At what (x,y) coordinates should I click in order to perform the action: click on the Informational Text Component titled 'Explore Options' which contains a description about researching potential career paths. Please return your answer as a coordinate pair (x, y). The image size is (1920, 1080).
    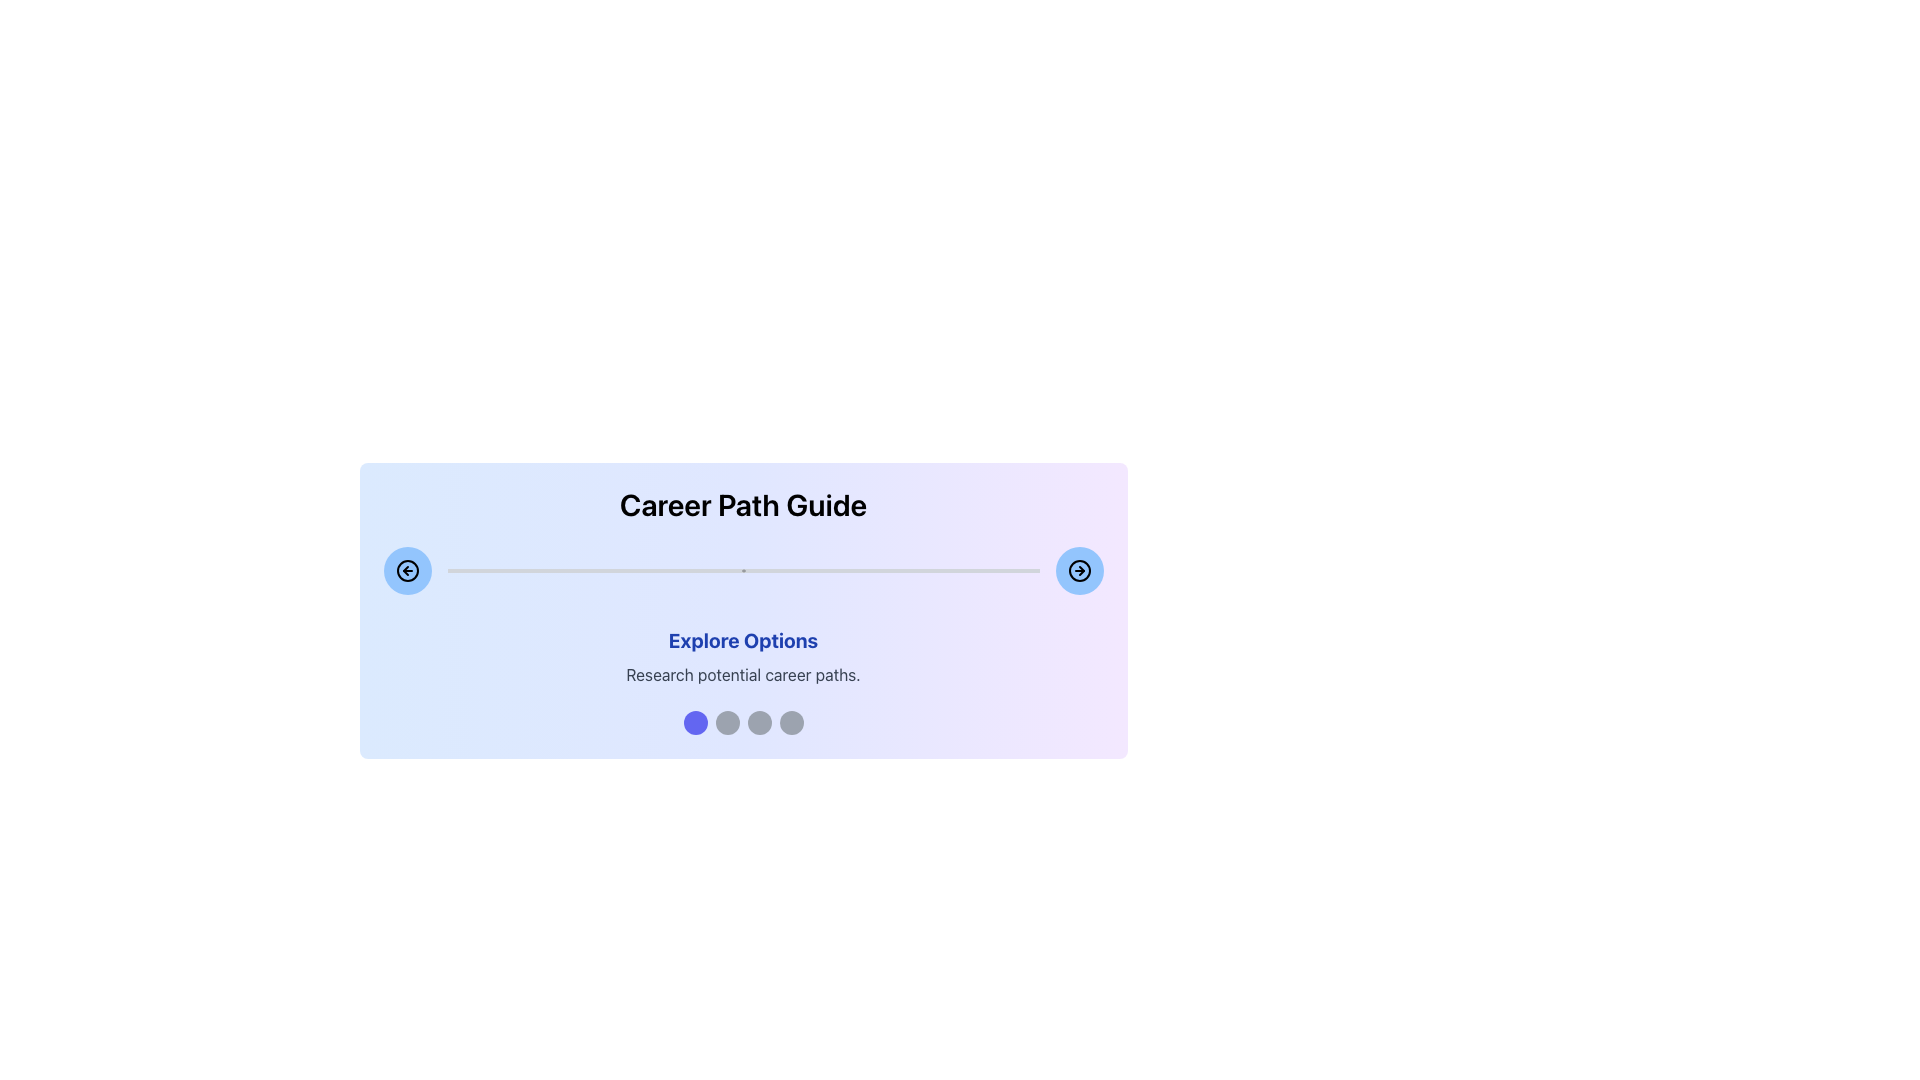
    Looking at the image, I should click on (742, 656).